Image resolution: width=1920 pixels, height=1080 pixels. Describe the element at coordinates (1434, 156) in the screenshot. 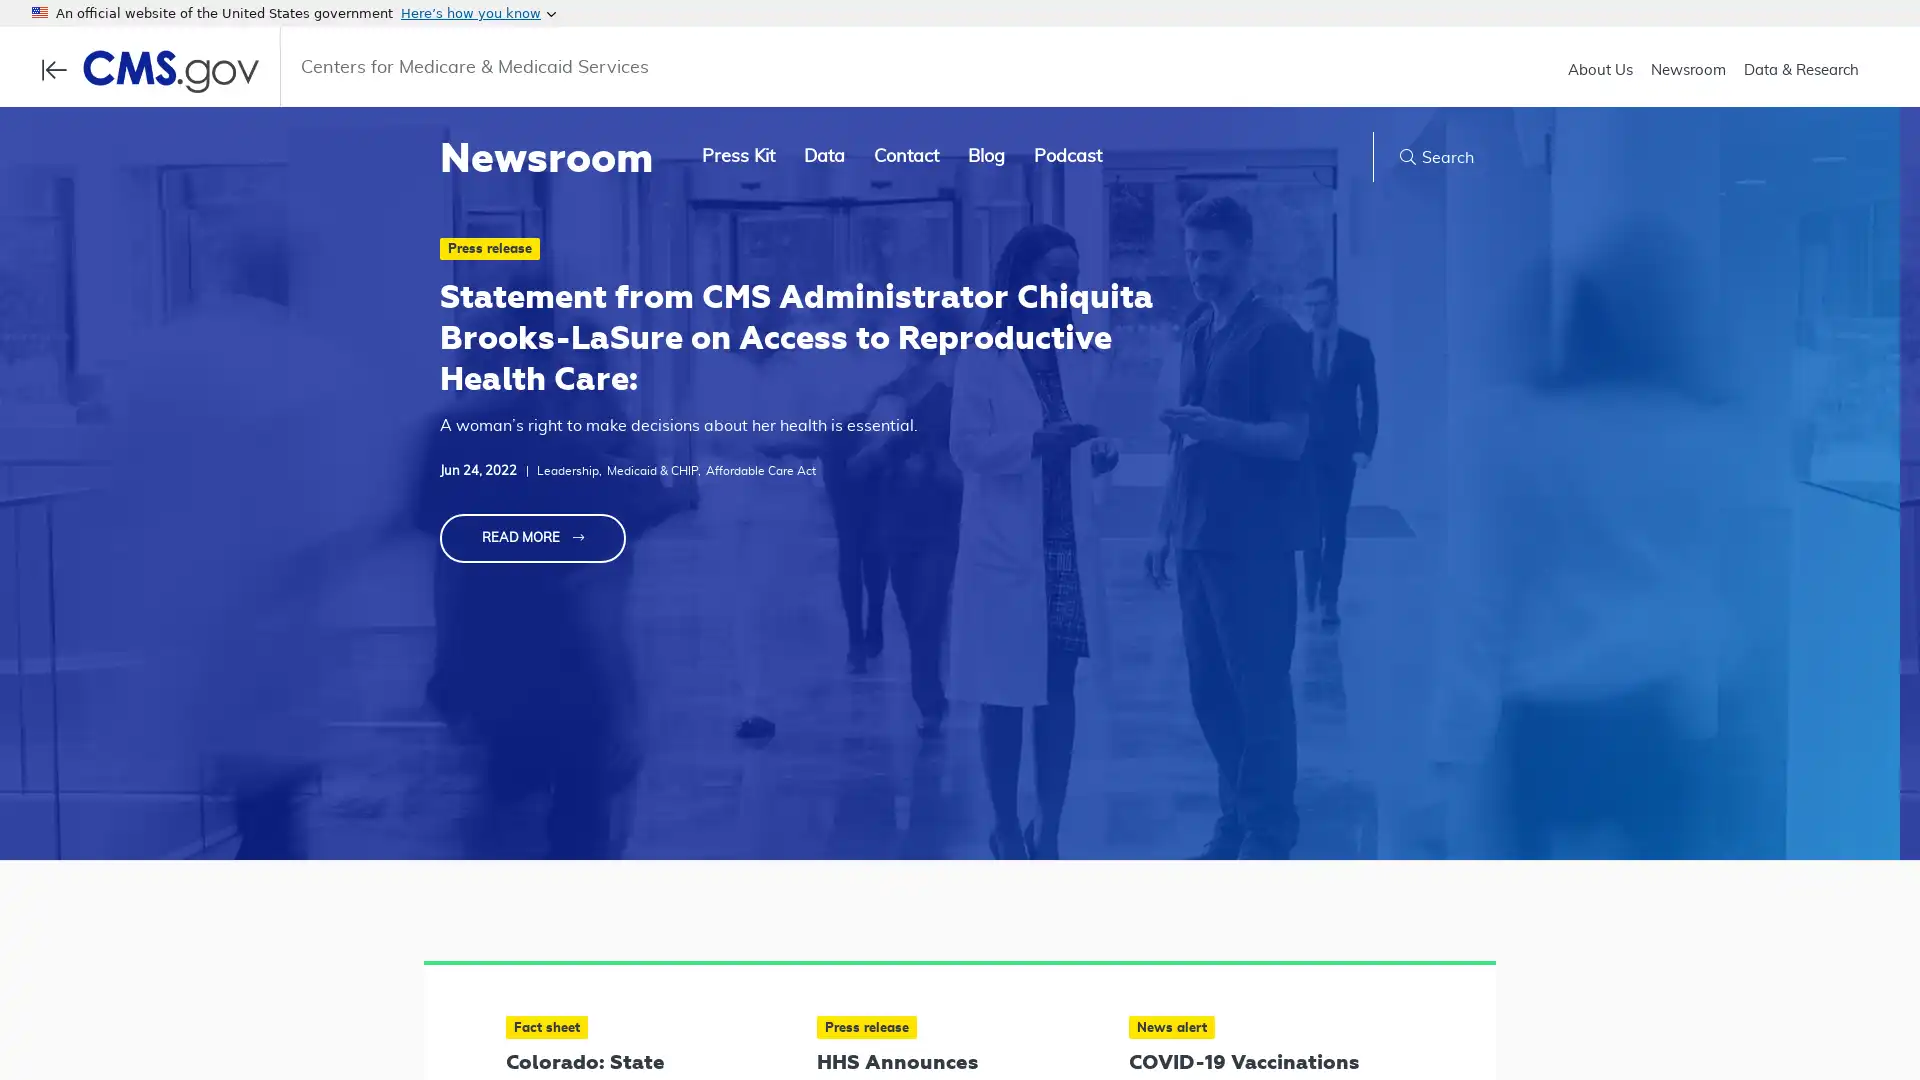

I see `Search` at that location.